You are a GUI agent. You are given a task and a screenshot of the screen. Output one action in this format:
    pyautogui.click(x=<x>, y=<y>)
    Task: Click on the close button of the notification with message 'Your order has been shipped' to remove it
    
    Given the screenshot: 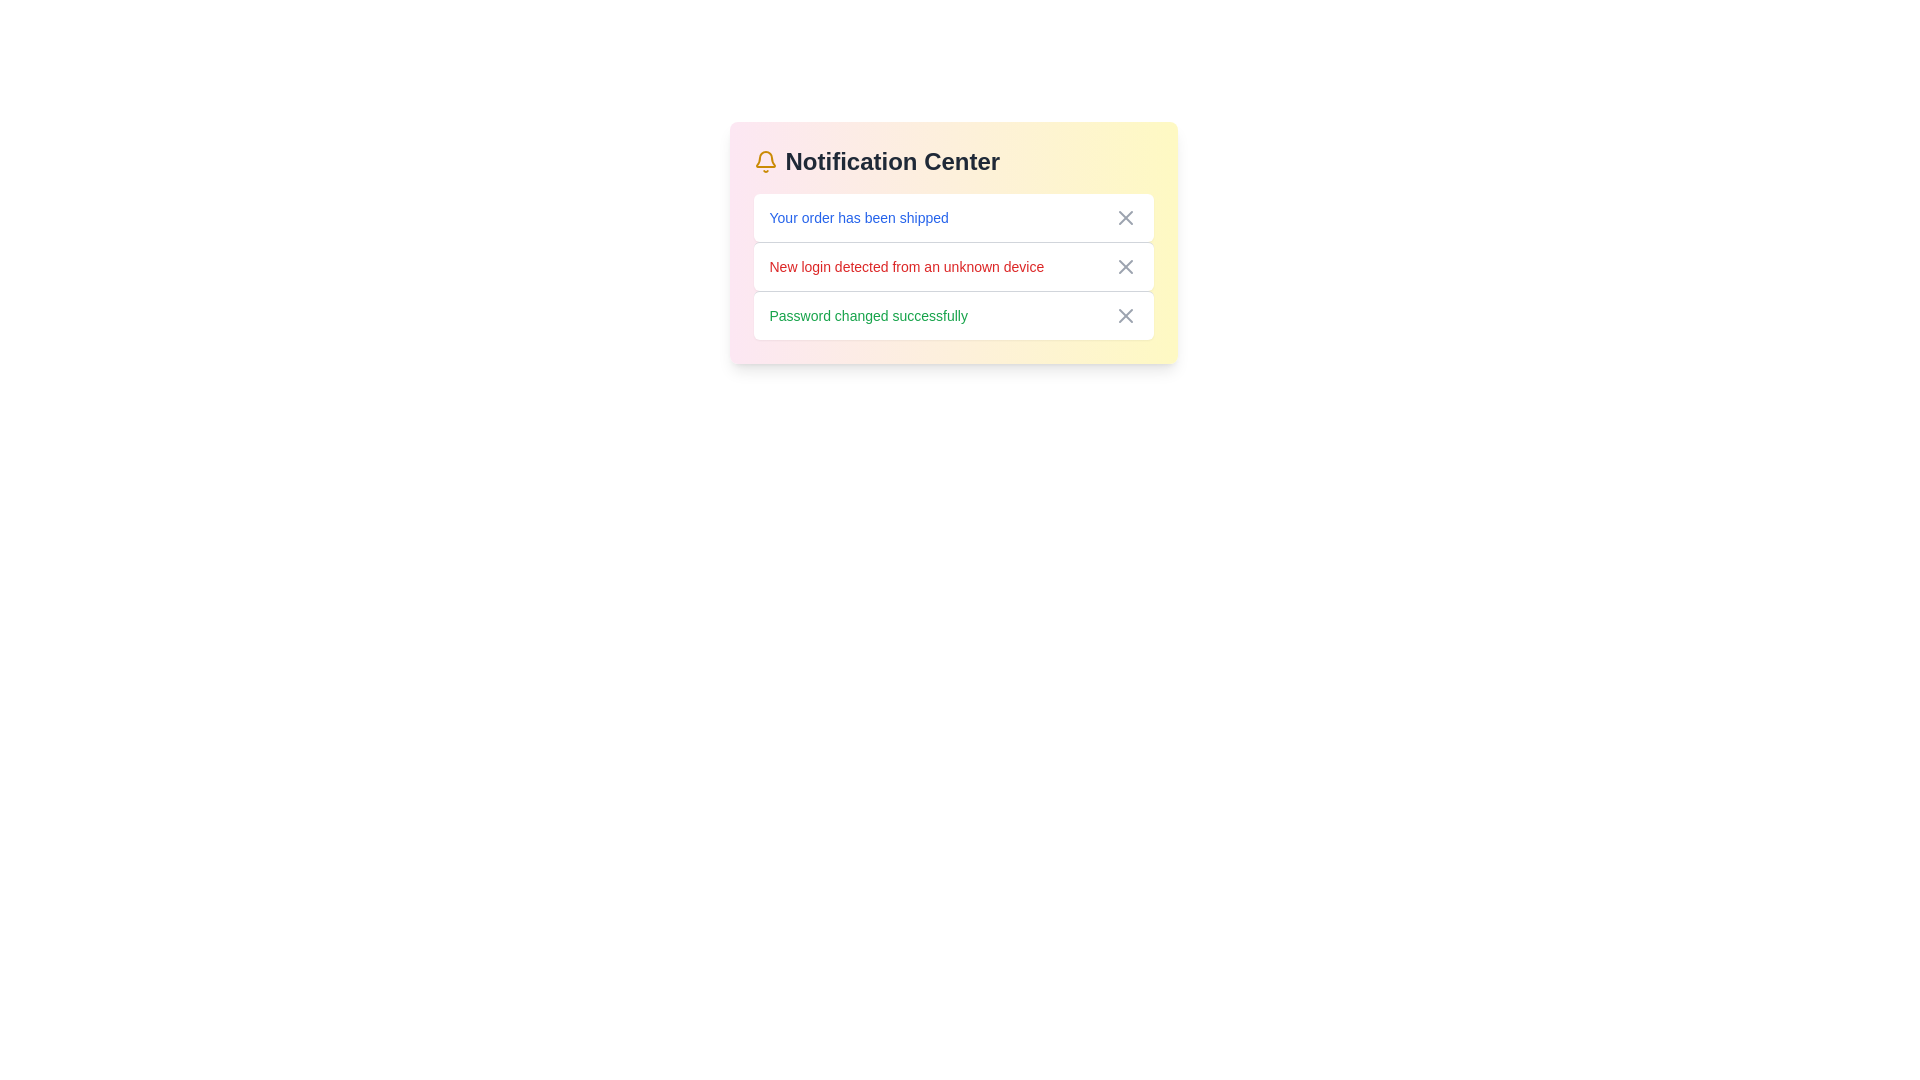 What is the action you would take?
    pyautogui.click(x=1125, y=218)
    